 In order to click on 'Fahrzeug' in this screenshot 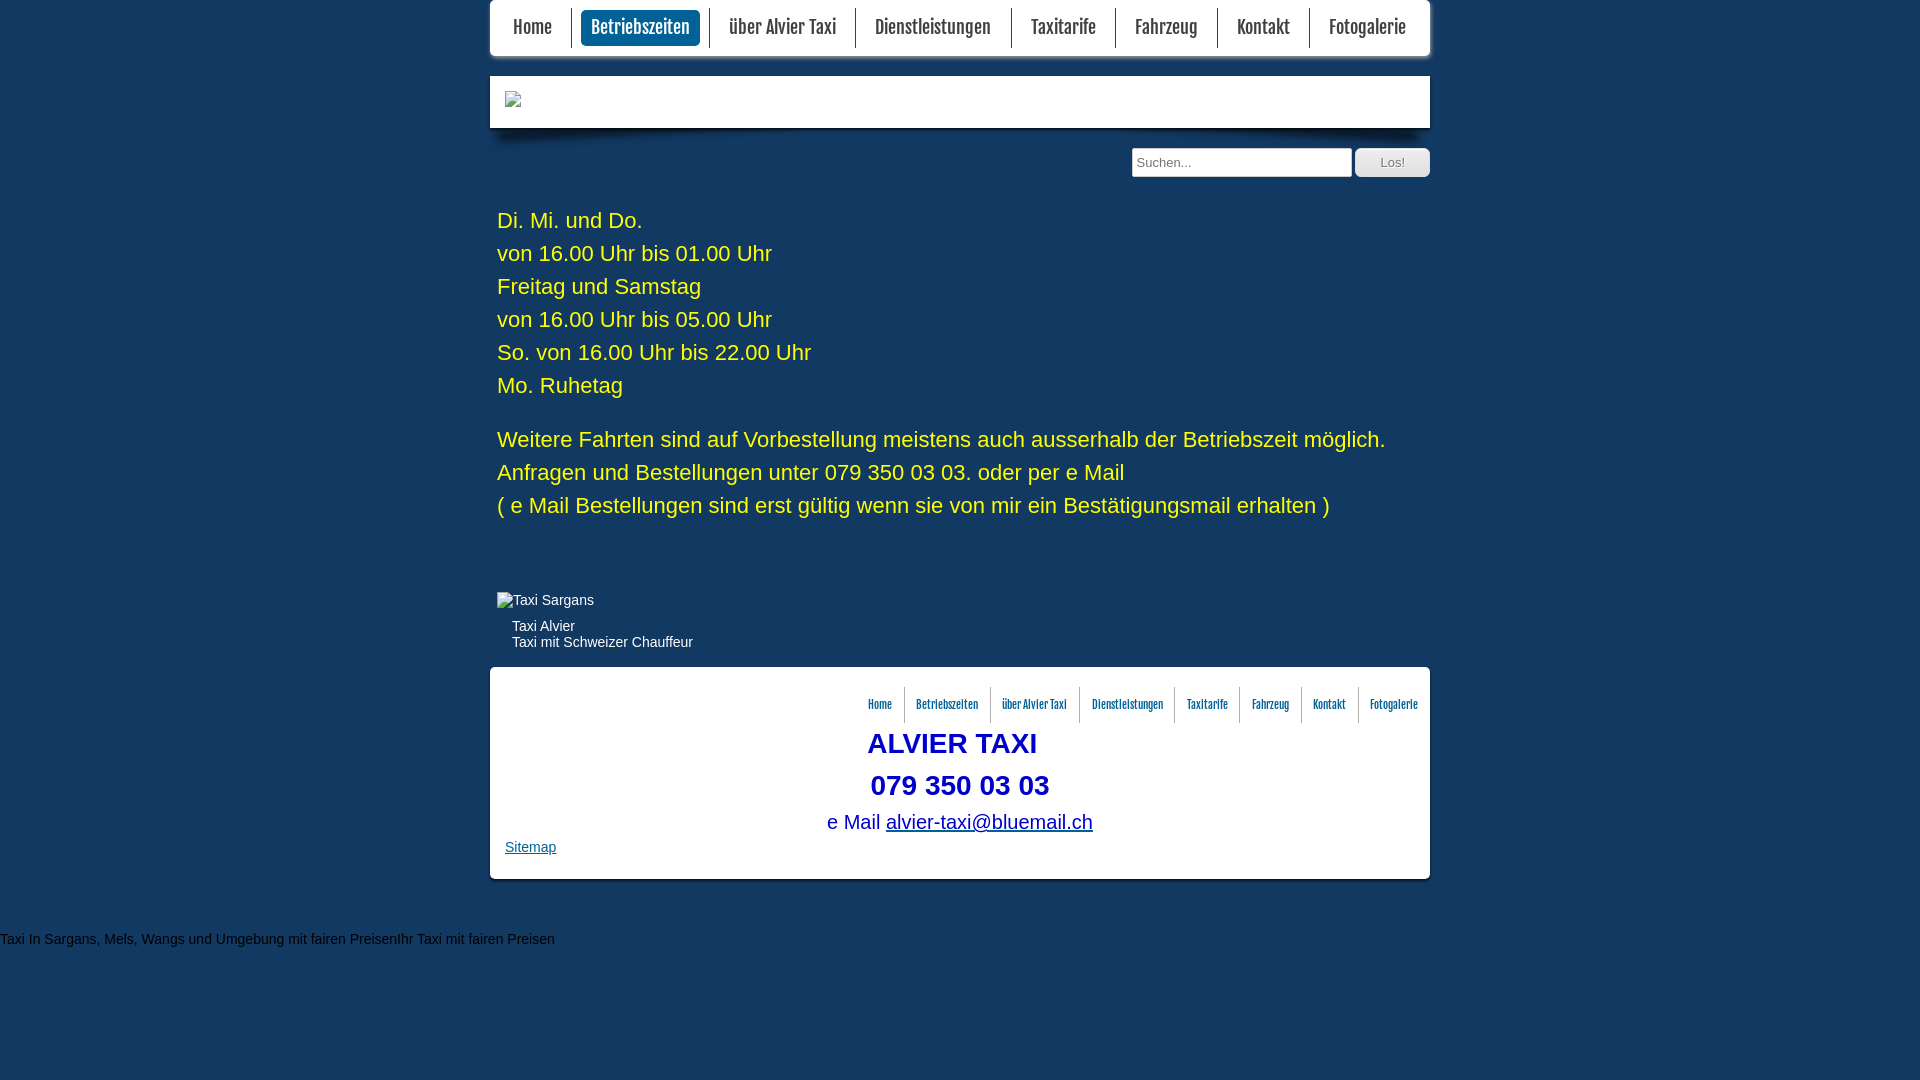, I will do `click(1269, 704)`.